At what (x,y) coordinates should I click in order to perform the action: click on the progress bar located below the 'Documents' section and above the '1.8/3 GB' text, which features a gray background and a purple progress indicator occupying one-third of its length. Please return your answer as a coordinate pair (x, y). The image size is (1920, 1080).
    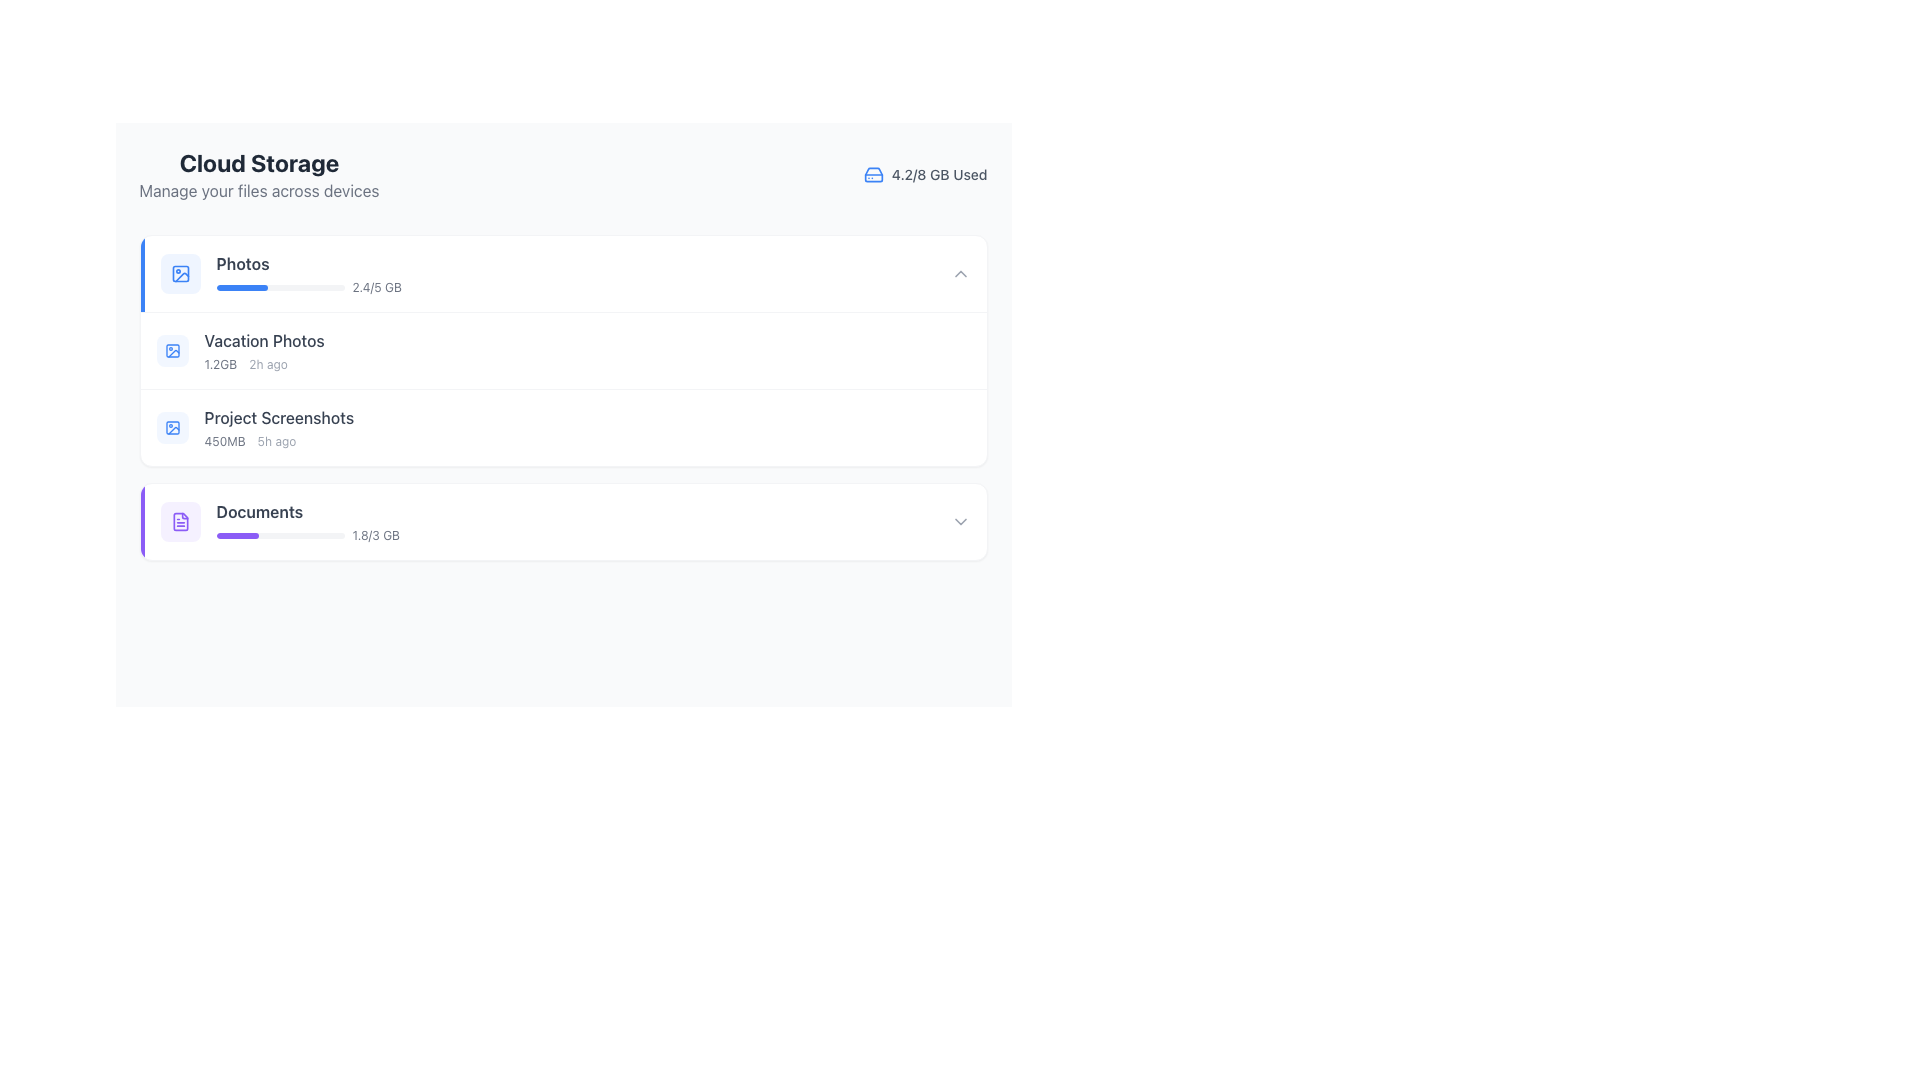
    Looking at the image, I should click on (279, 535).